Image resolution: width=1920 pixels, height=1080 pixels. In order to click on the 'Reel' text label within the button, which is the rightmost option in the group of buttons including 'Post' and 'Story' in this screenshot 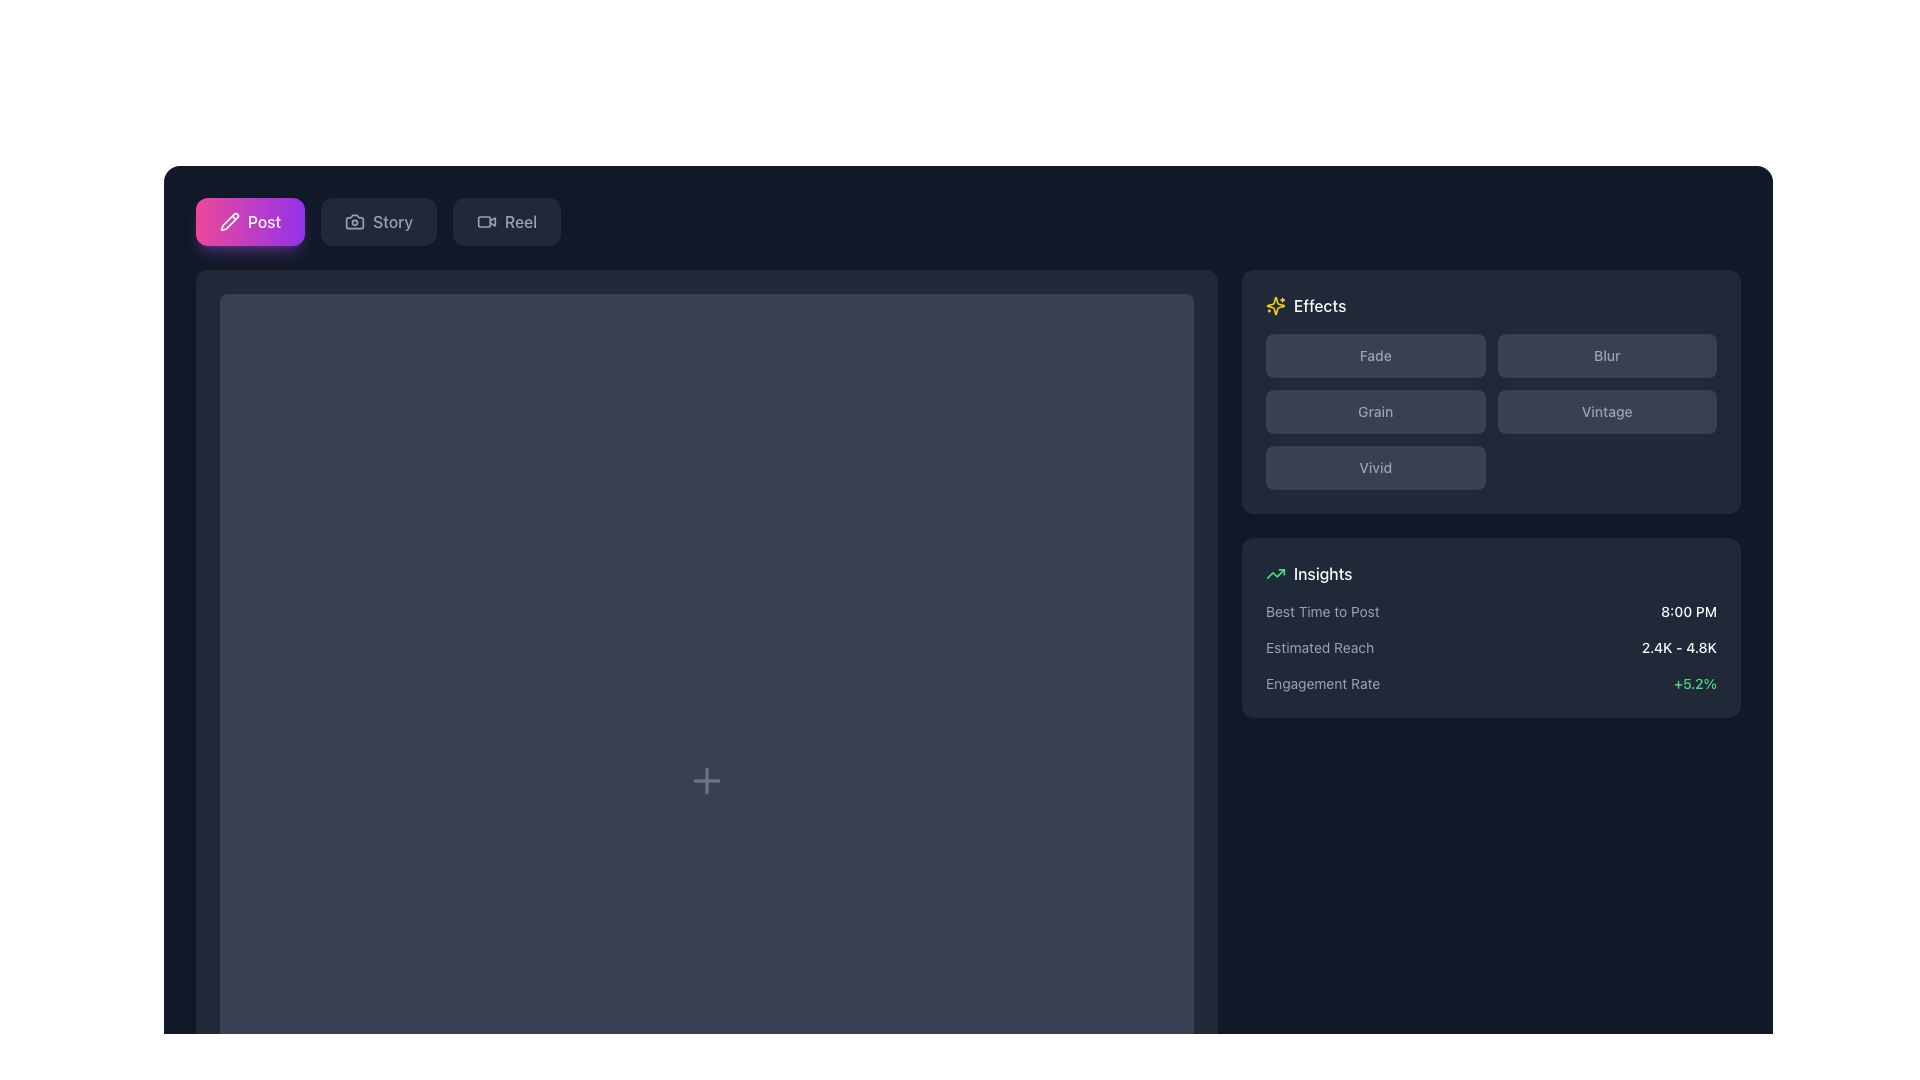, I will do `click(521, 222)`.